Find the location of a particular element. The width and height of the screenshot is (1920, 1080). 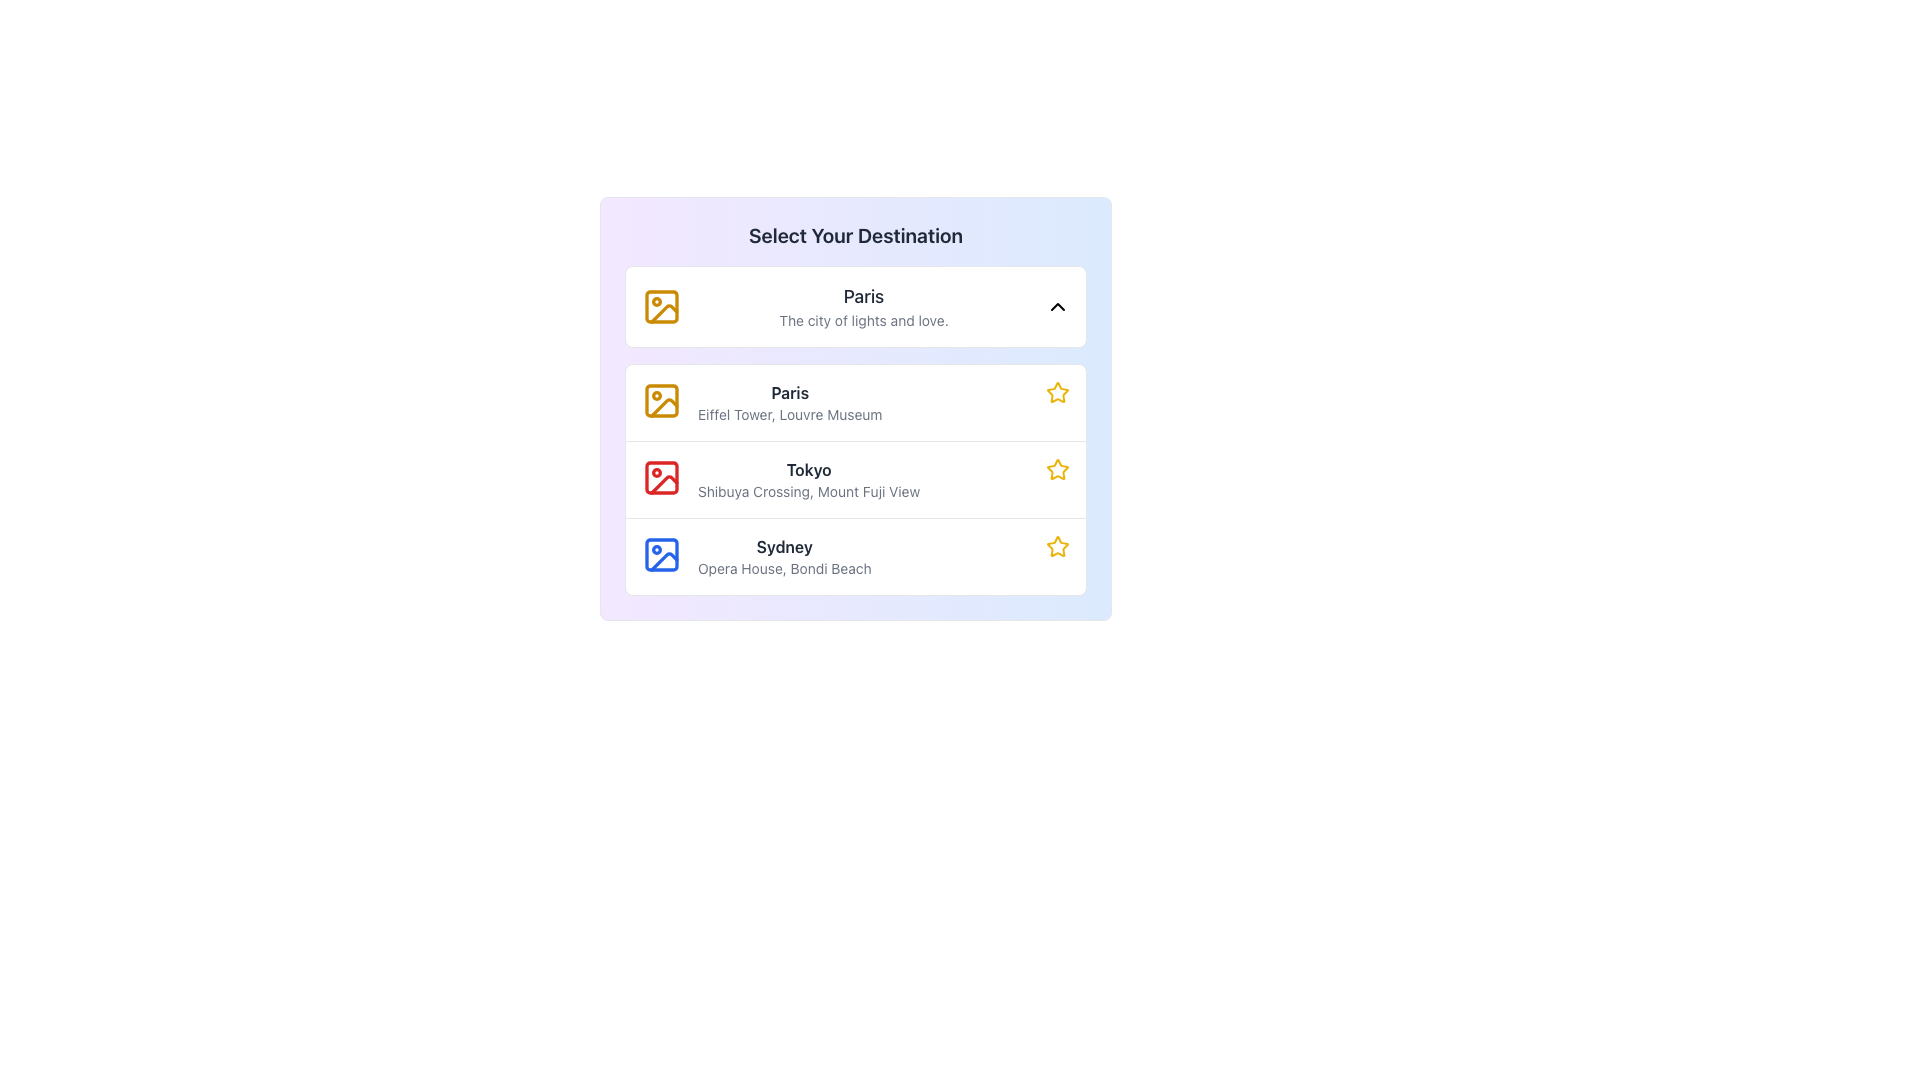

the text label that features a bold 'Paris' title and a smaller 'Eiffel Tower, Louvre Museum' subtitle, located in the second card of a vertical list within the selection menu is located at coordinates (789, 402).